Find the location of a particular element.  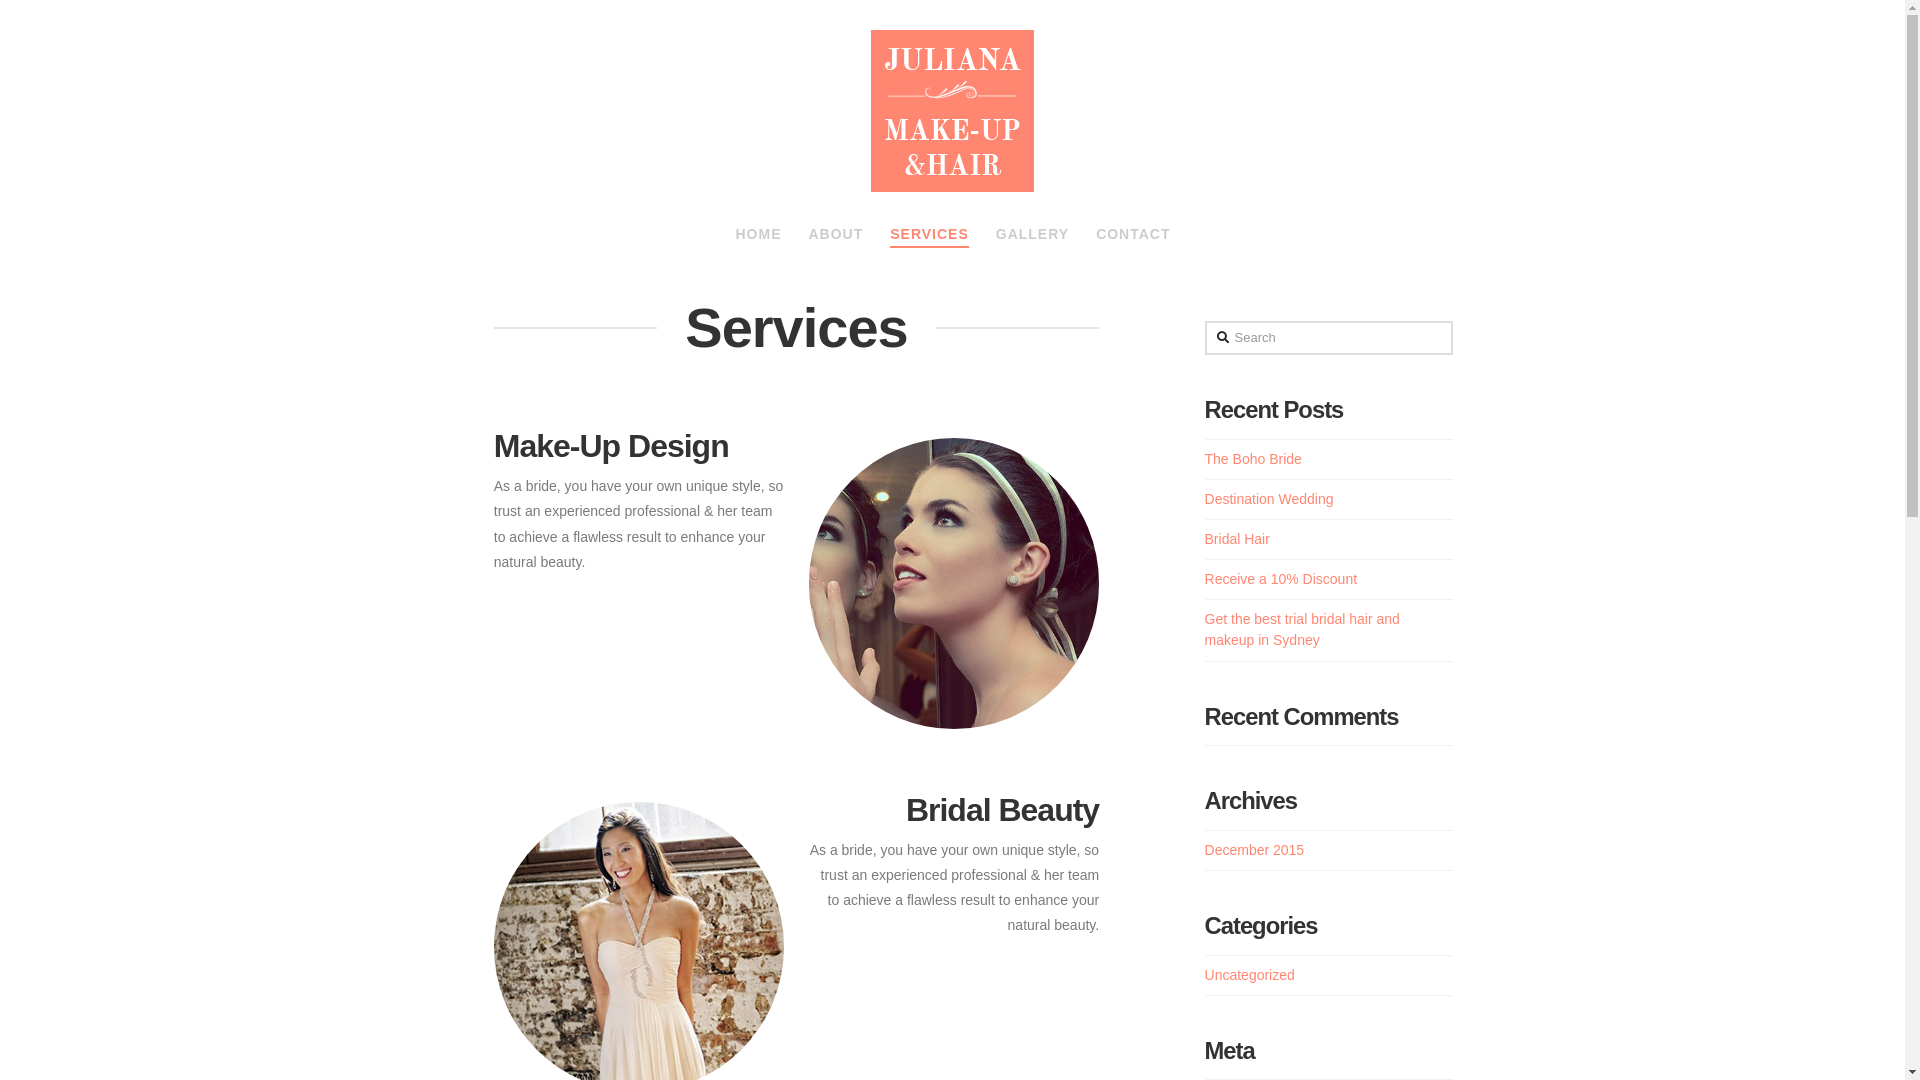

'Uncategorized' is located at coordinates (1248, 974).